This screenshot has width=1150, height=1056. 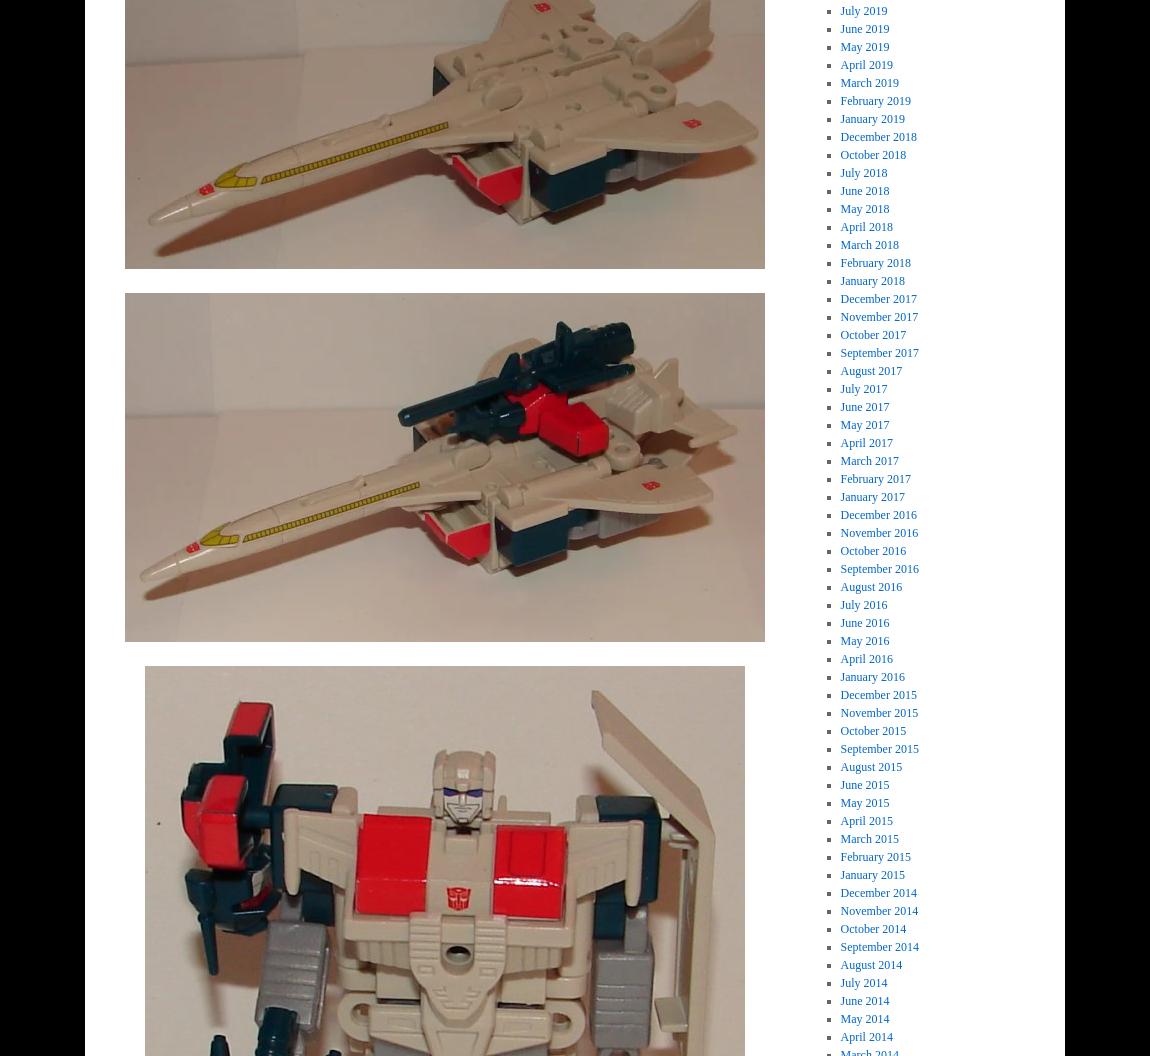 What do you see at coordinates (878, 298) in the screenshot?
I see `'December 2017'` at bounding box center [878, 298].